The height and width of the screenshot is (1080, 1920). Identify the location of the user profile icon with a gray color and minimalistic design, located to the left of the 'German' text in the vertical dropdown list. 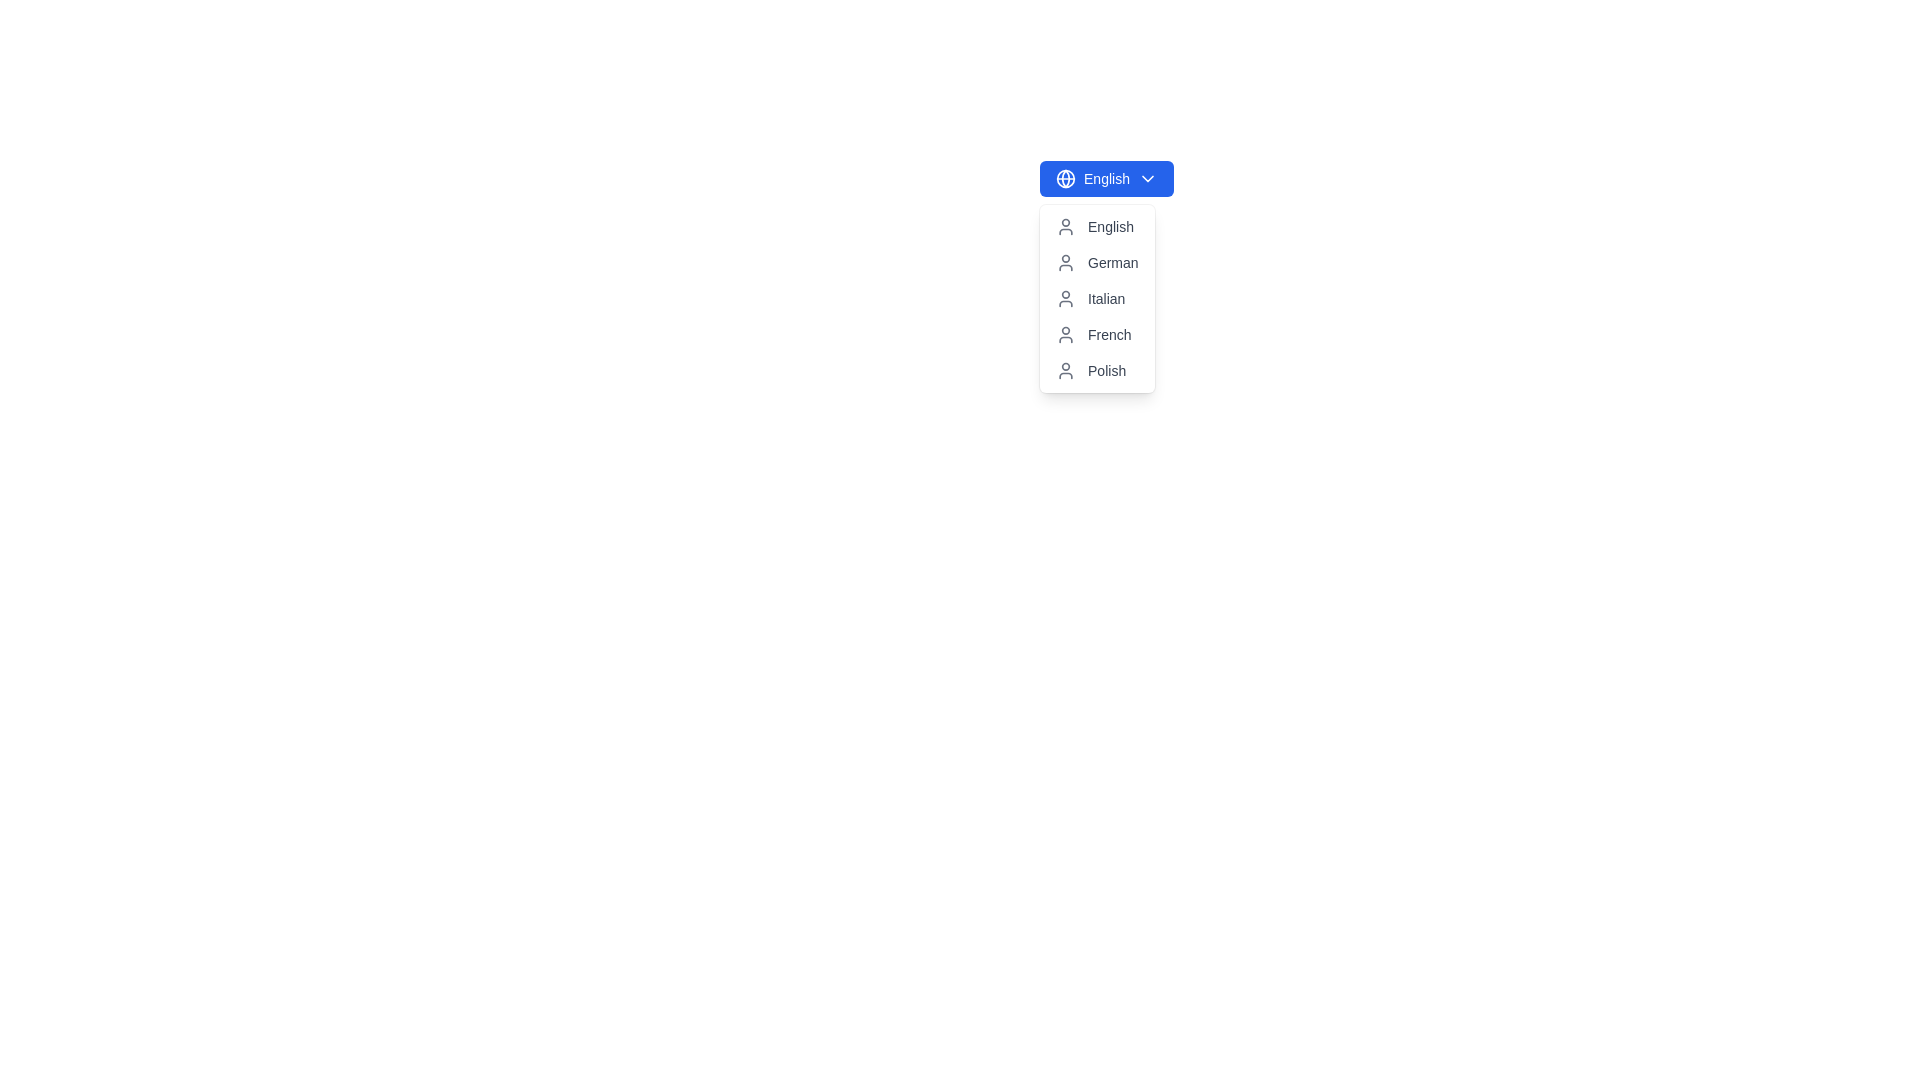
(1064, 261).